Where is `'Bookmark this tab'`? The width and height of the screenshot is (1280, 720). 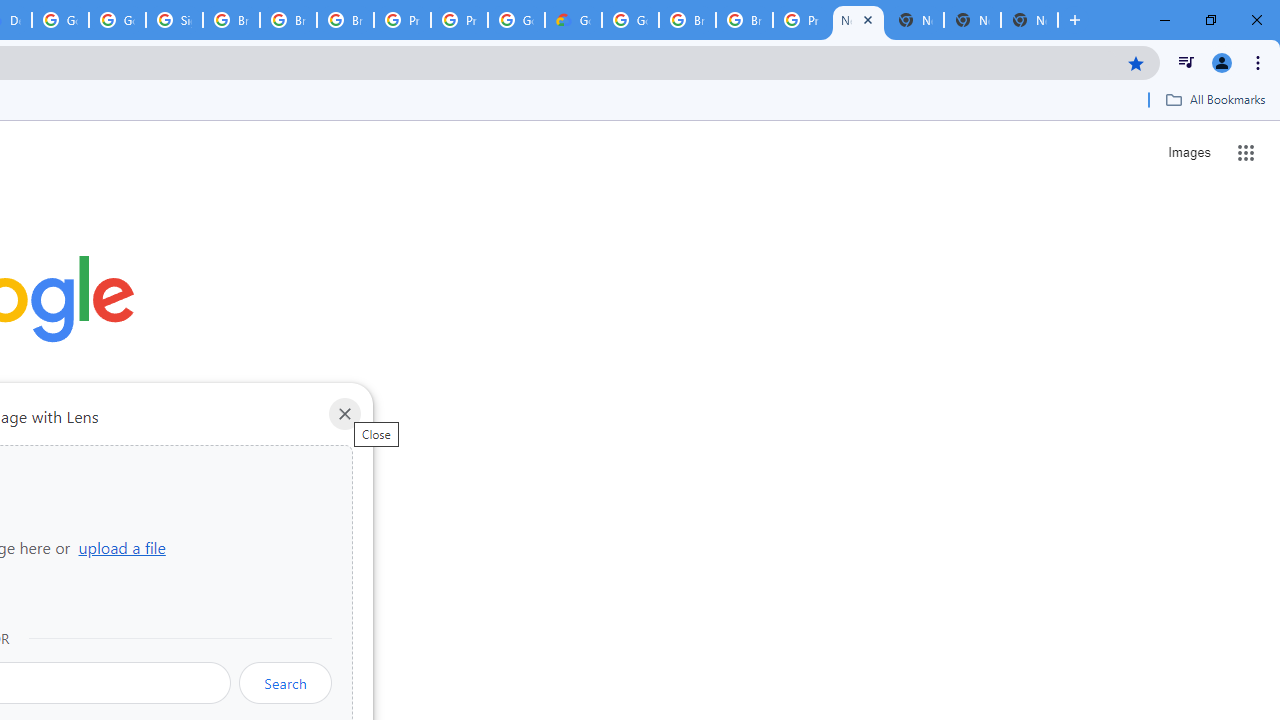
'Bookmark this tab' is located at coordinates (1136, 61).